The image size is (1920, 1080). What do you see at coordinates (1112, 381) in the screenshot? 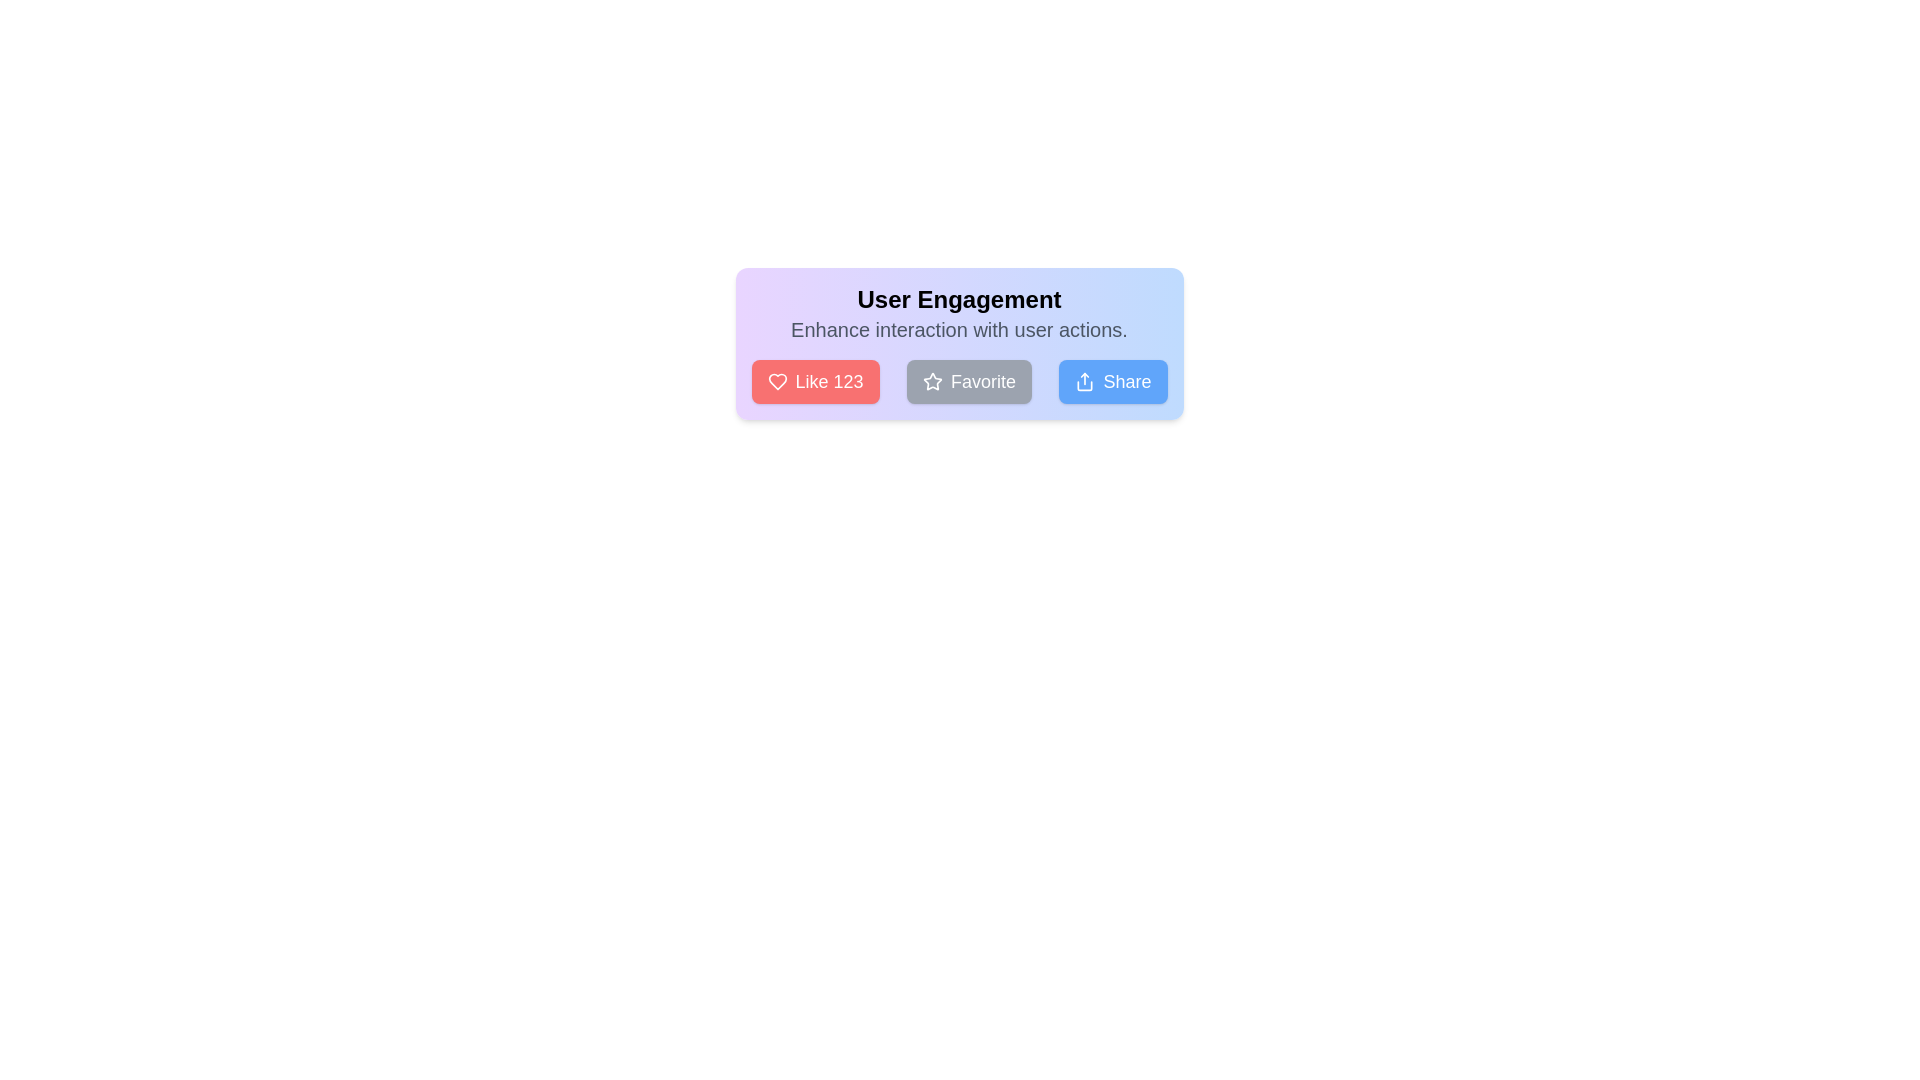
I see `the blue 'Share' button with rounded edges, displaying an upward arrow icon` at bounding box center [1112, 381].